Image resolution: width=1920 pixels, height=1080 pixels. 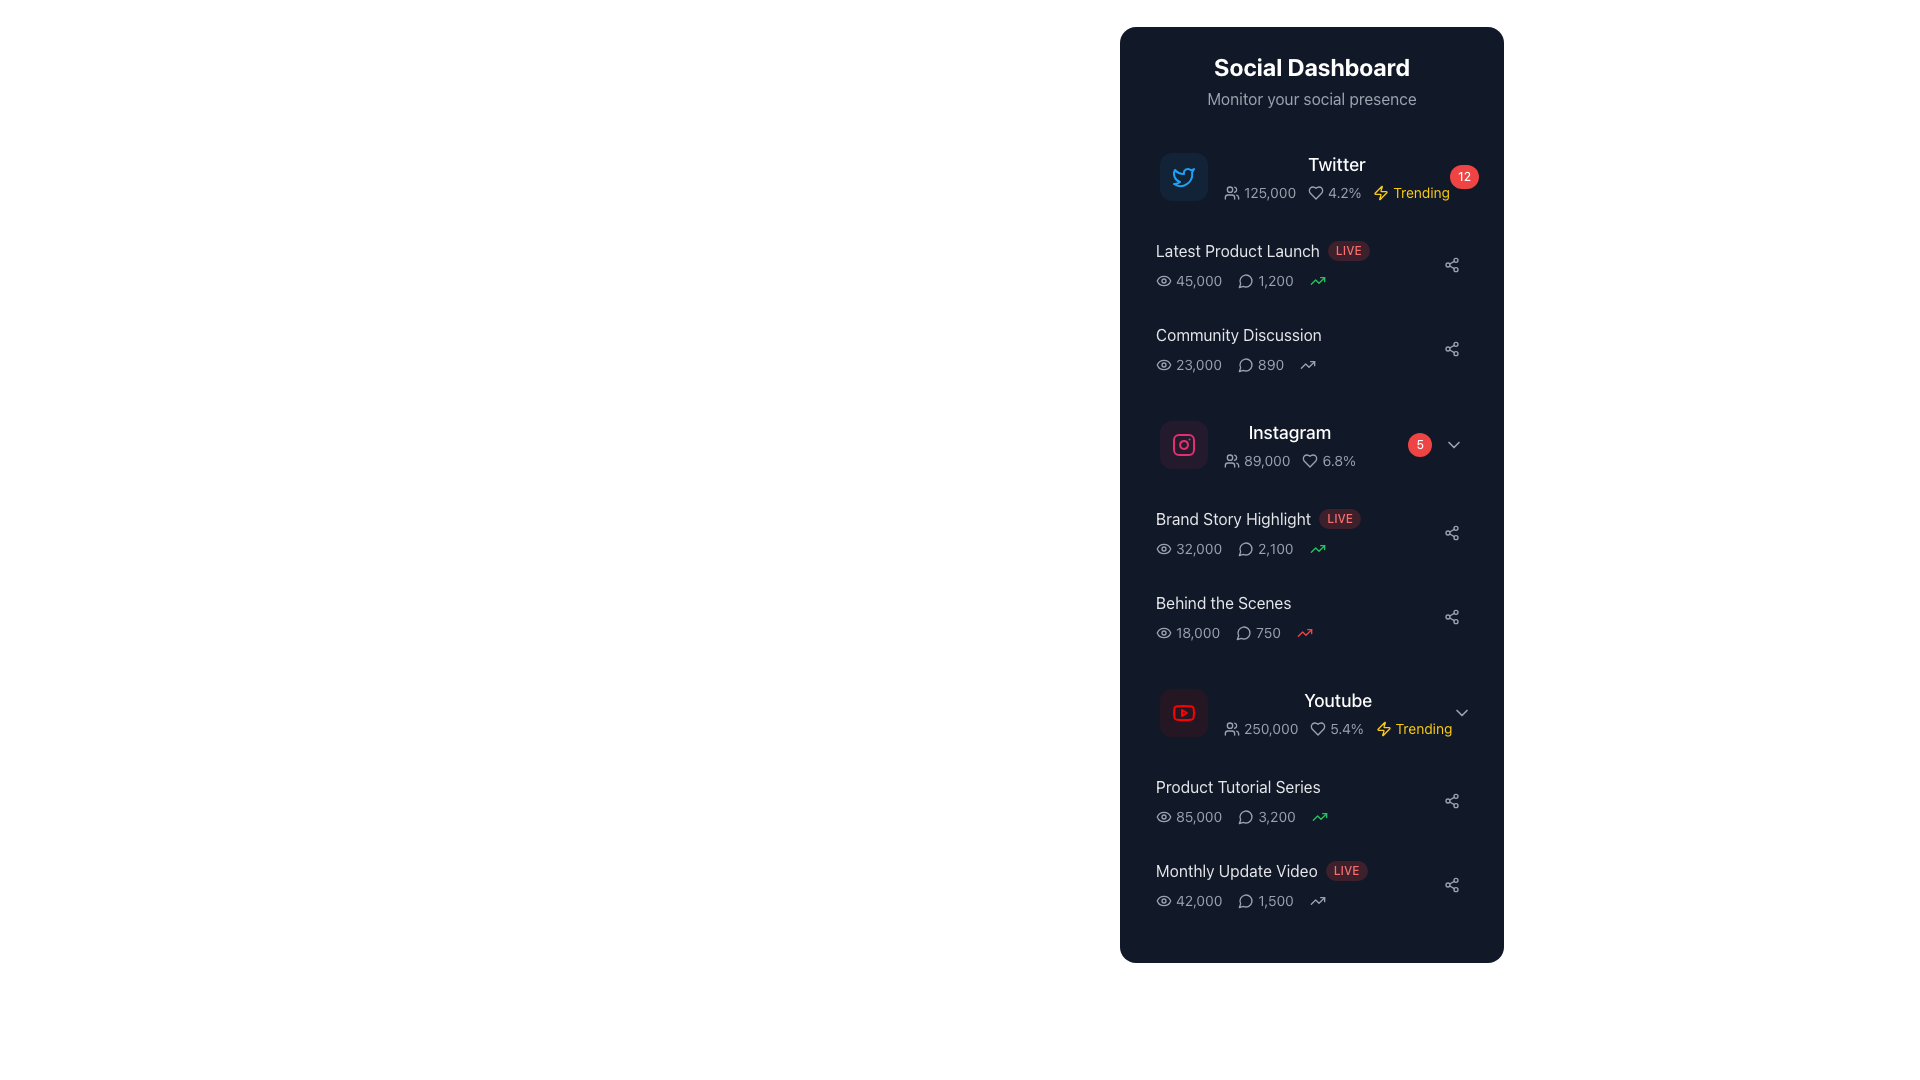 What do you see at coordinates (1435, 443) in the screenshot?
I see `the notification badge in the Instagram section of the Social Dashboard` at bounding box center [1435, 443].